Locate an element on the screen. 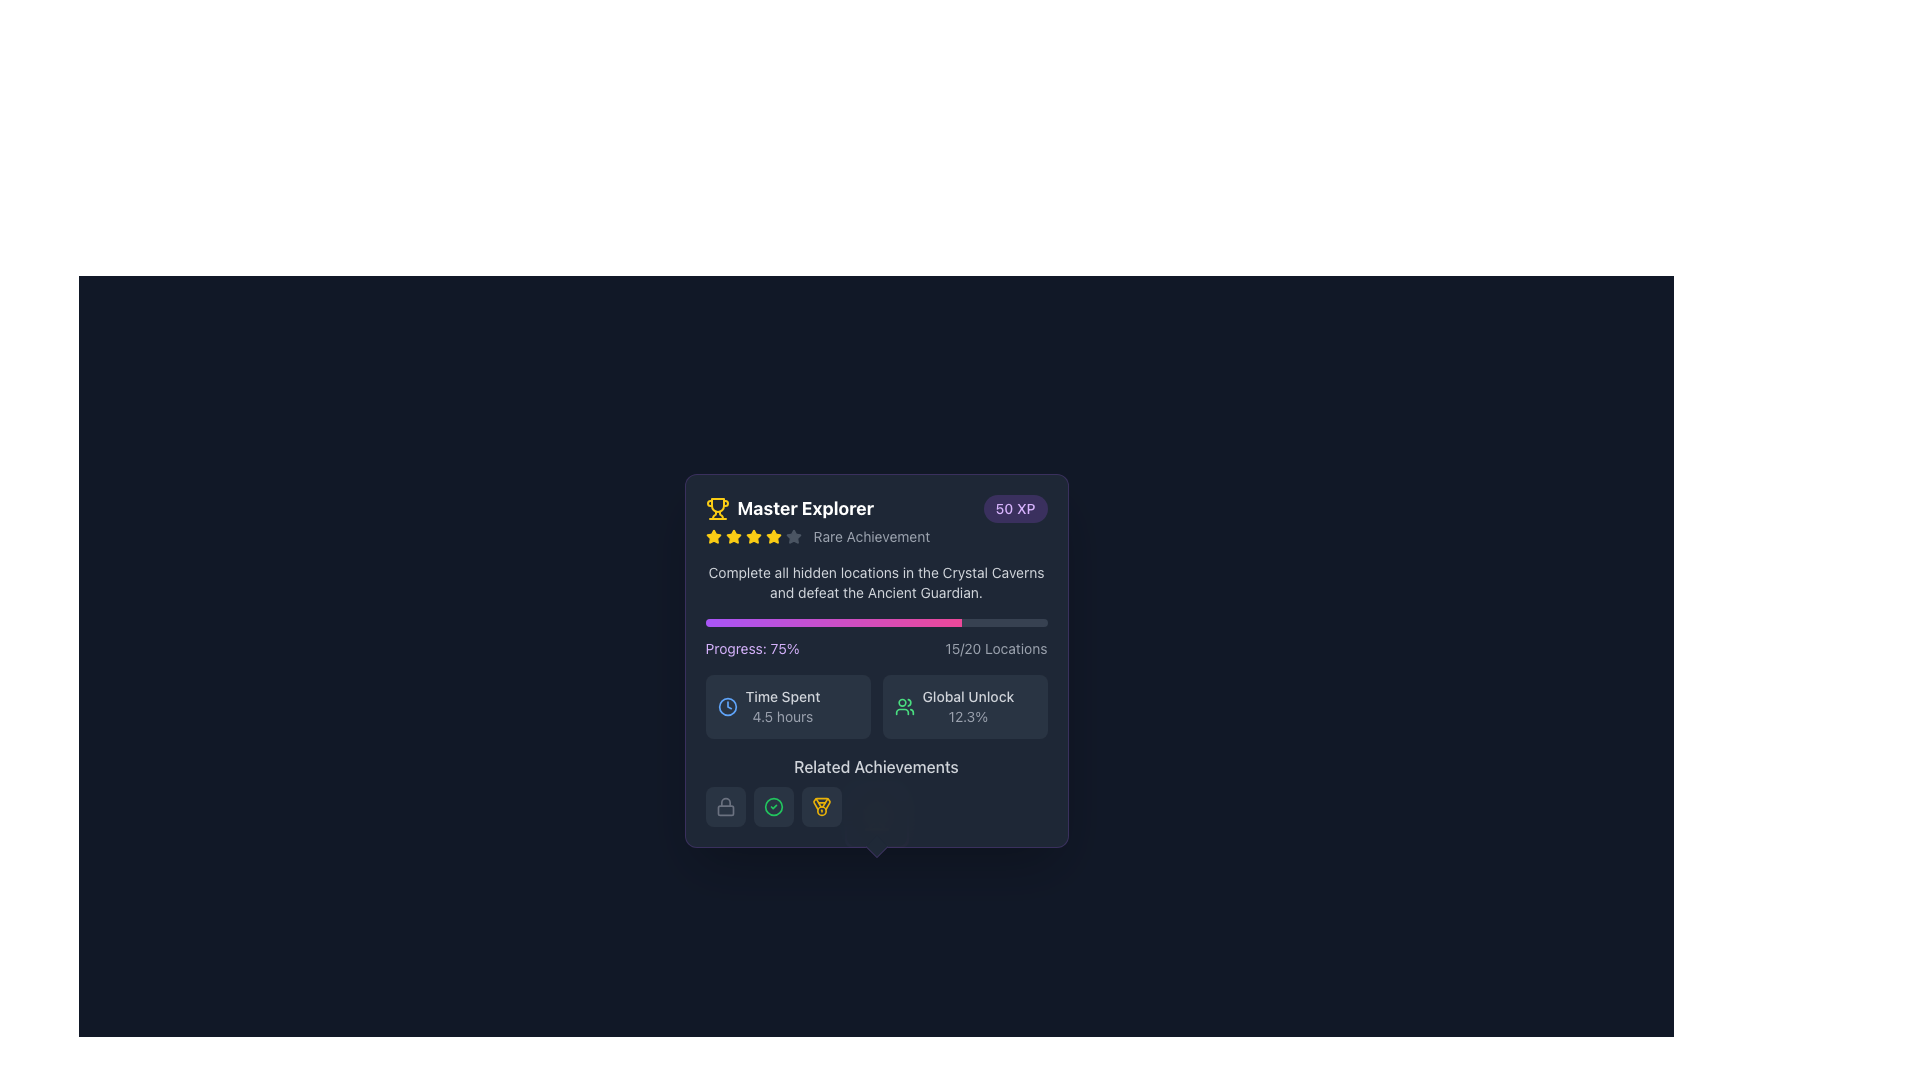 The height and width of the screenshot is (1080, 1920). the Static Text Label reading 'Rare Achievement', which is styled with a small font size and gray color, located within a badge-like section to the right of the stars is located at coordinates (871, 535).